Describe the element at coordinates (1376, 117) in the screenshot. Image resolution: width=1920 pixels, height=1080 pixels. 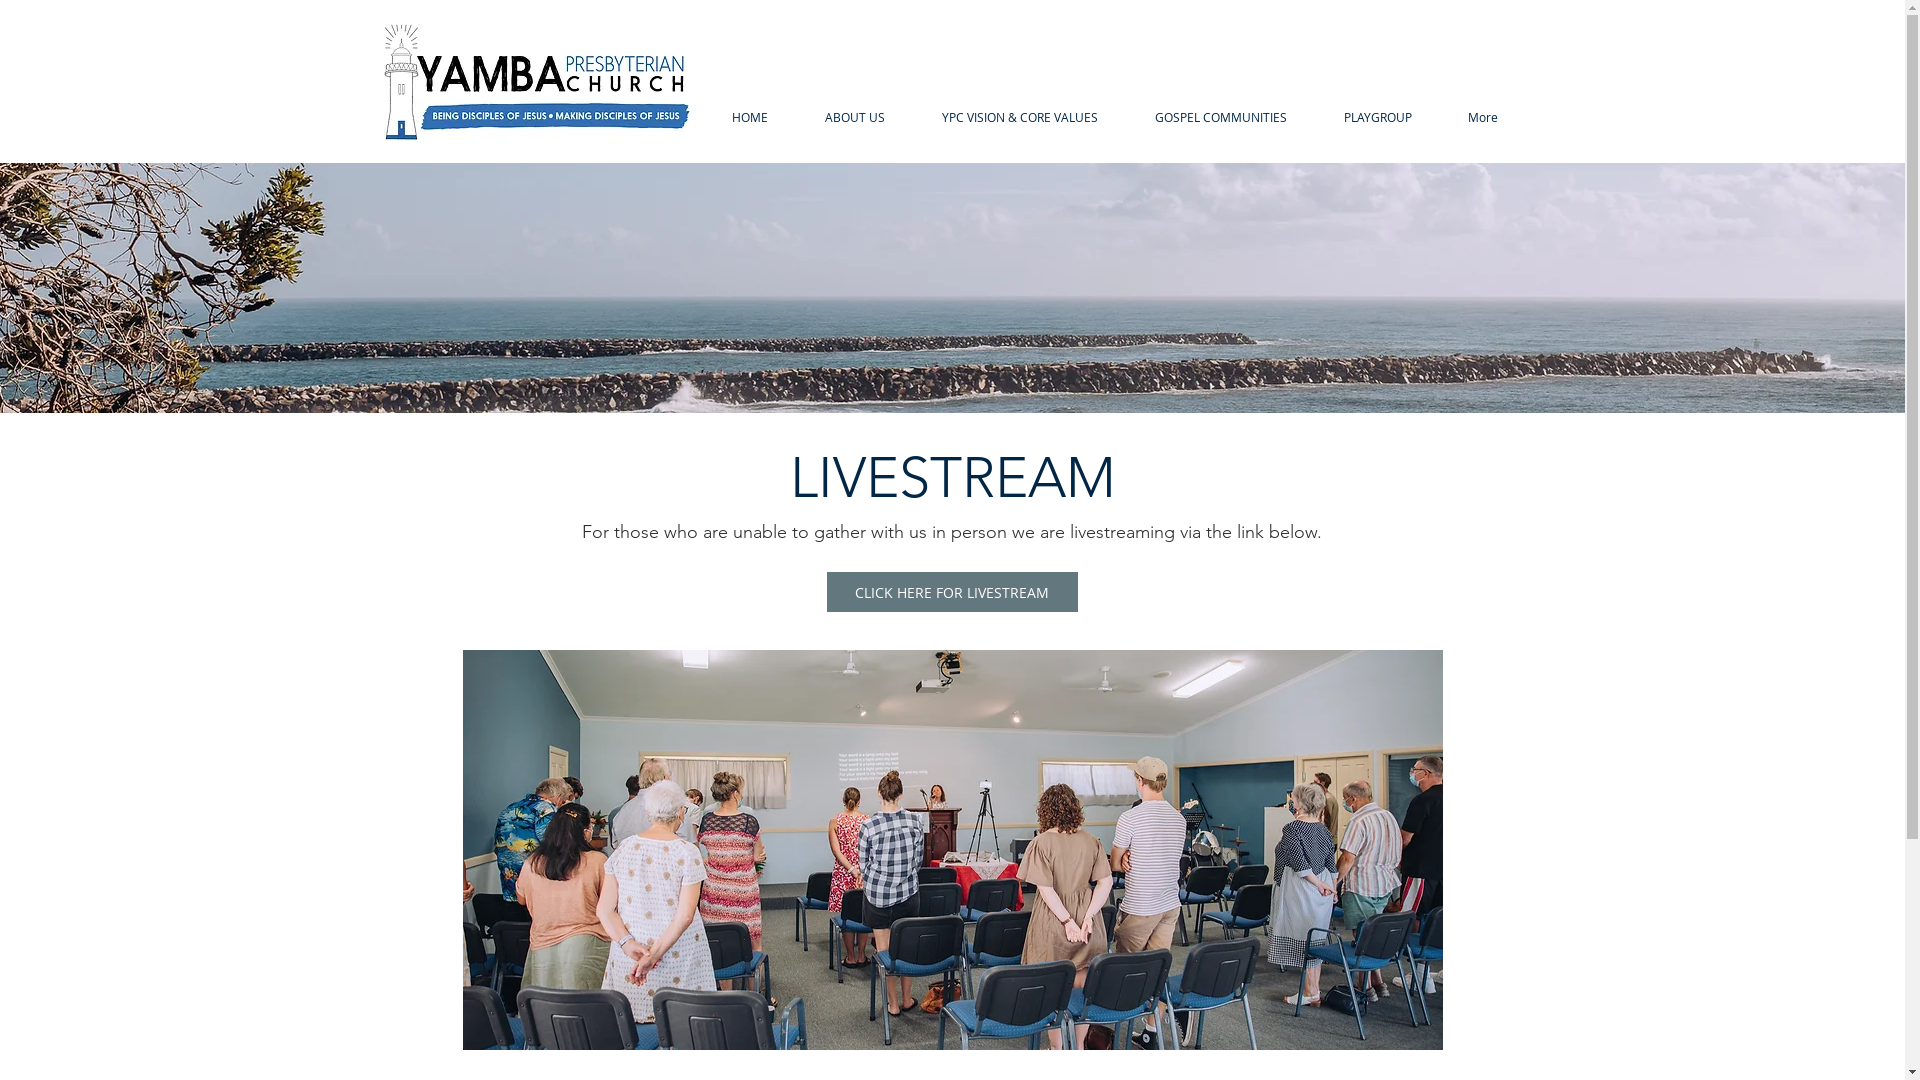
I see `'PLAYGROUP'` at that location.